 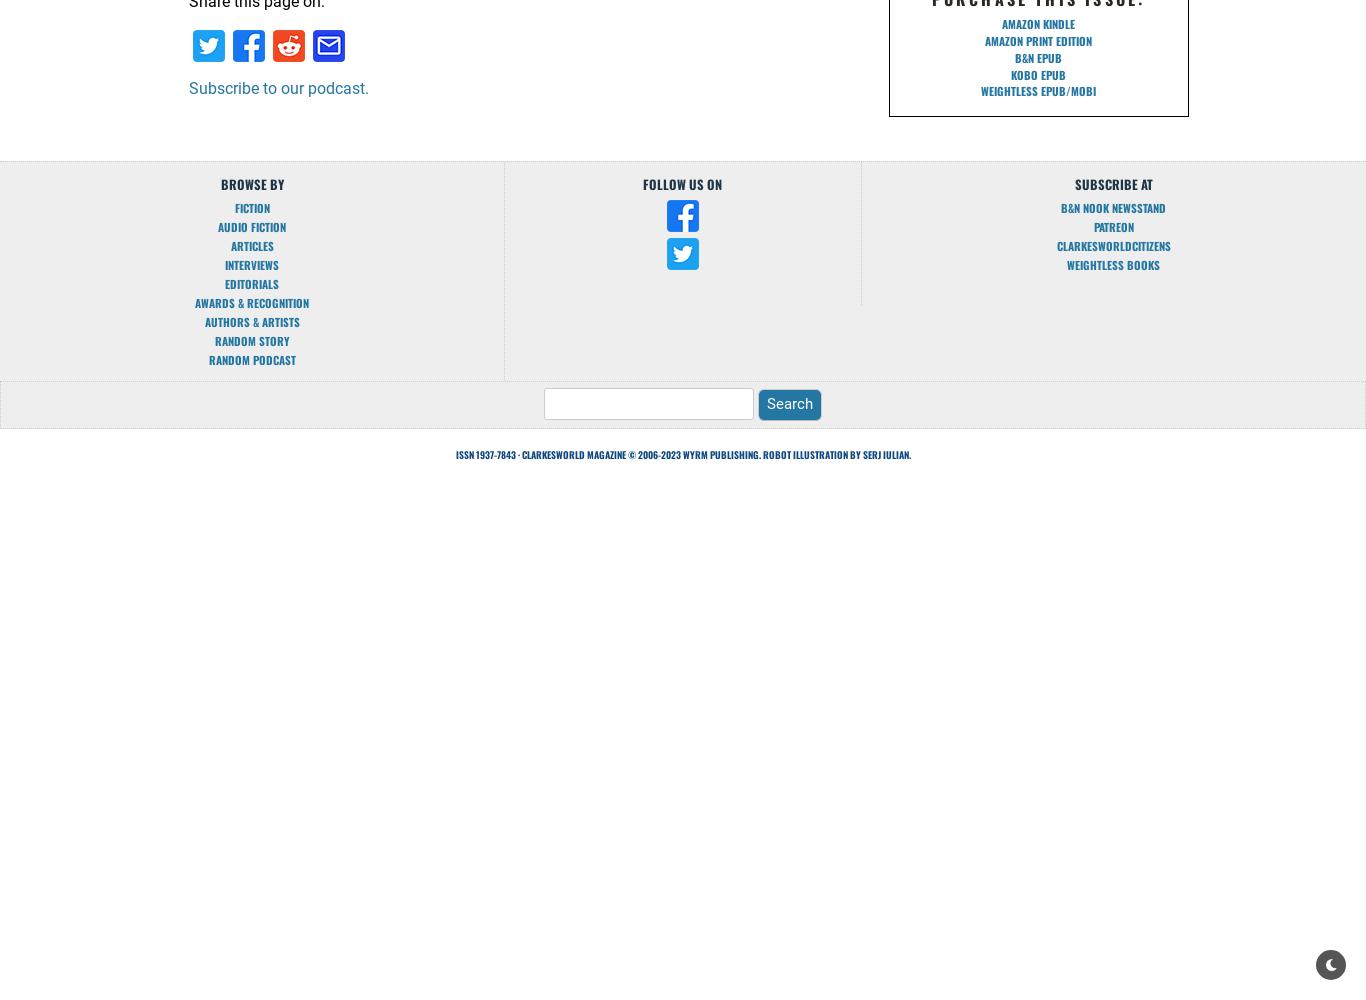 I want to click on 'ISSN 1937-7843 · Clarkesworld Magazine © 2006-2023 Wyrm Publishing. Robot illustration by Serj Iulian.', so click(x=681, y=454).